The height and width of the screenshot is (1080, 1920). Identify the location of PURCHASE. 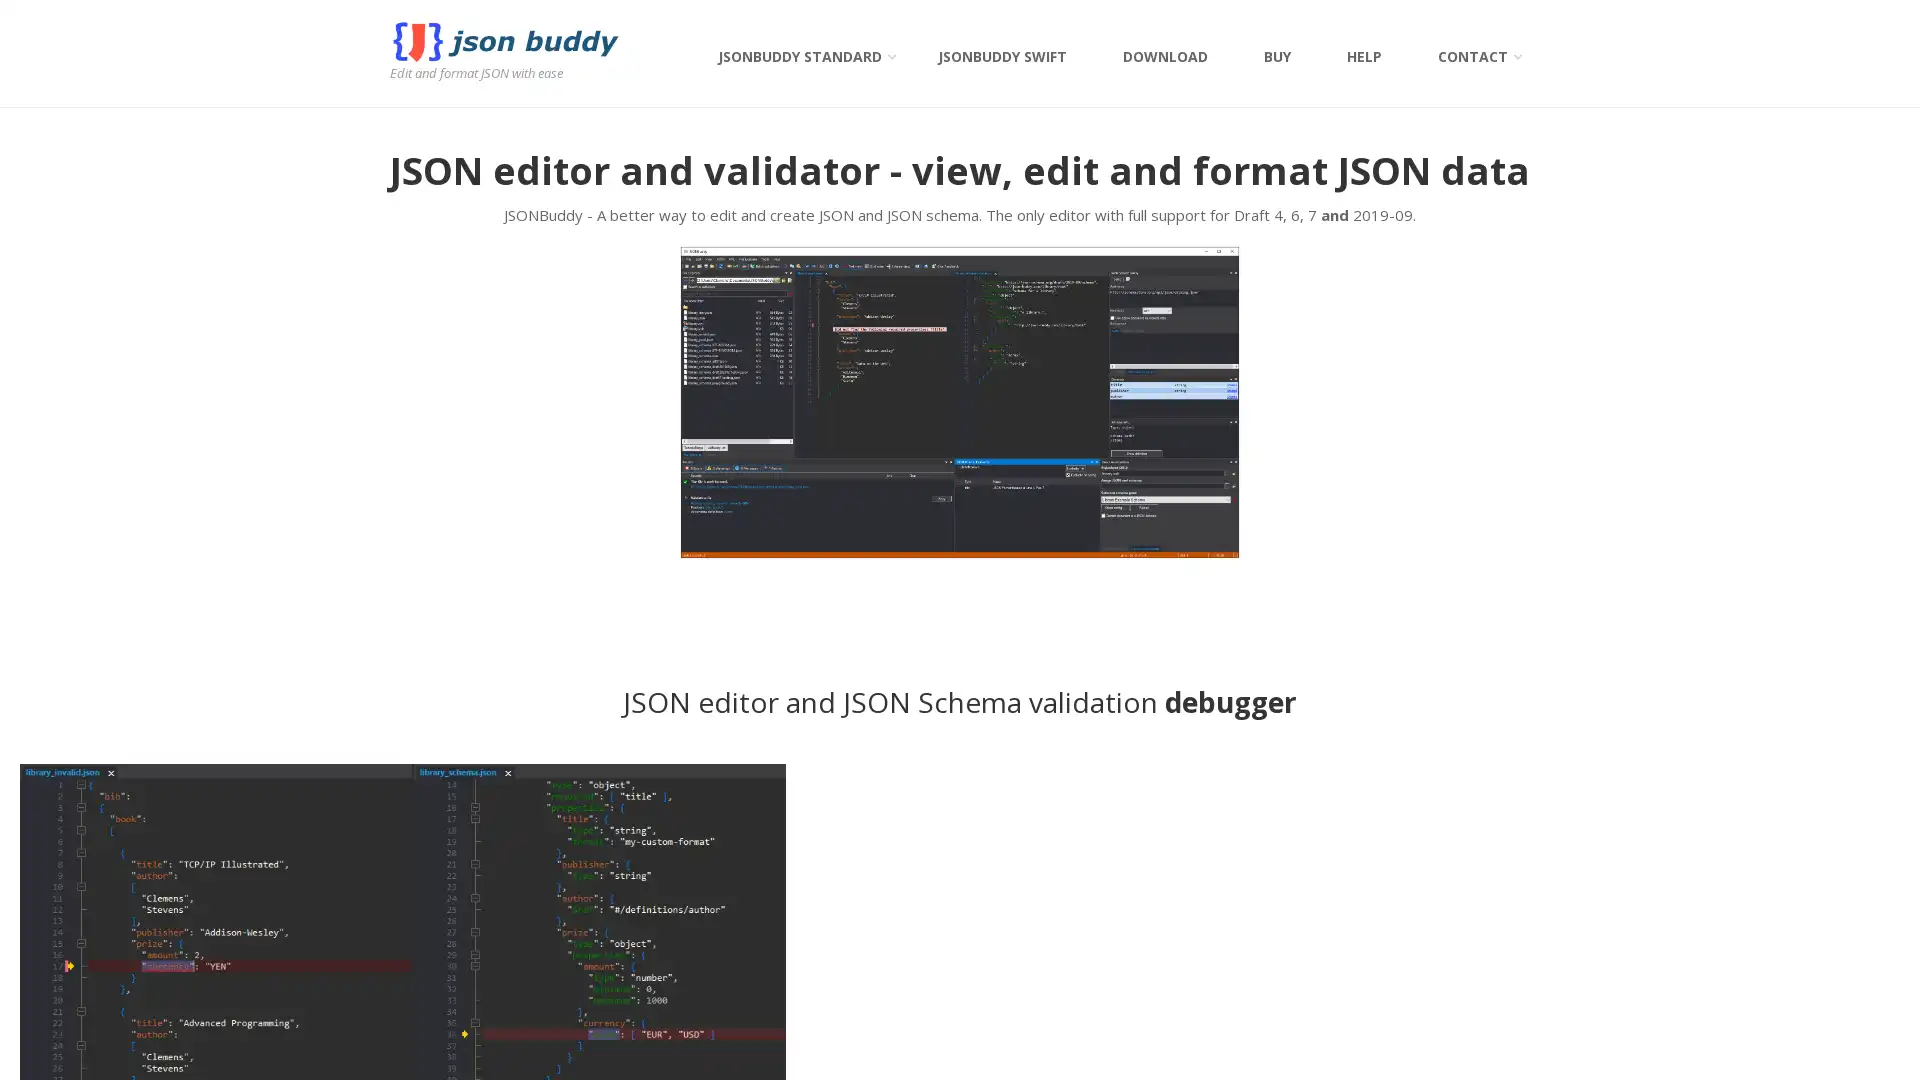
(1394, 612).